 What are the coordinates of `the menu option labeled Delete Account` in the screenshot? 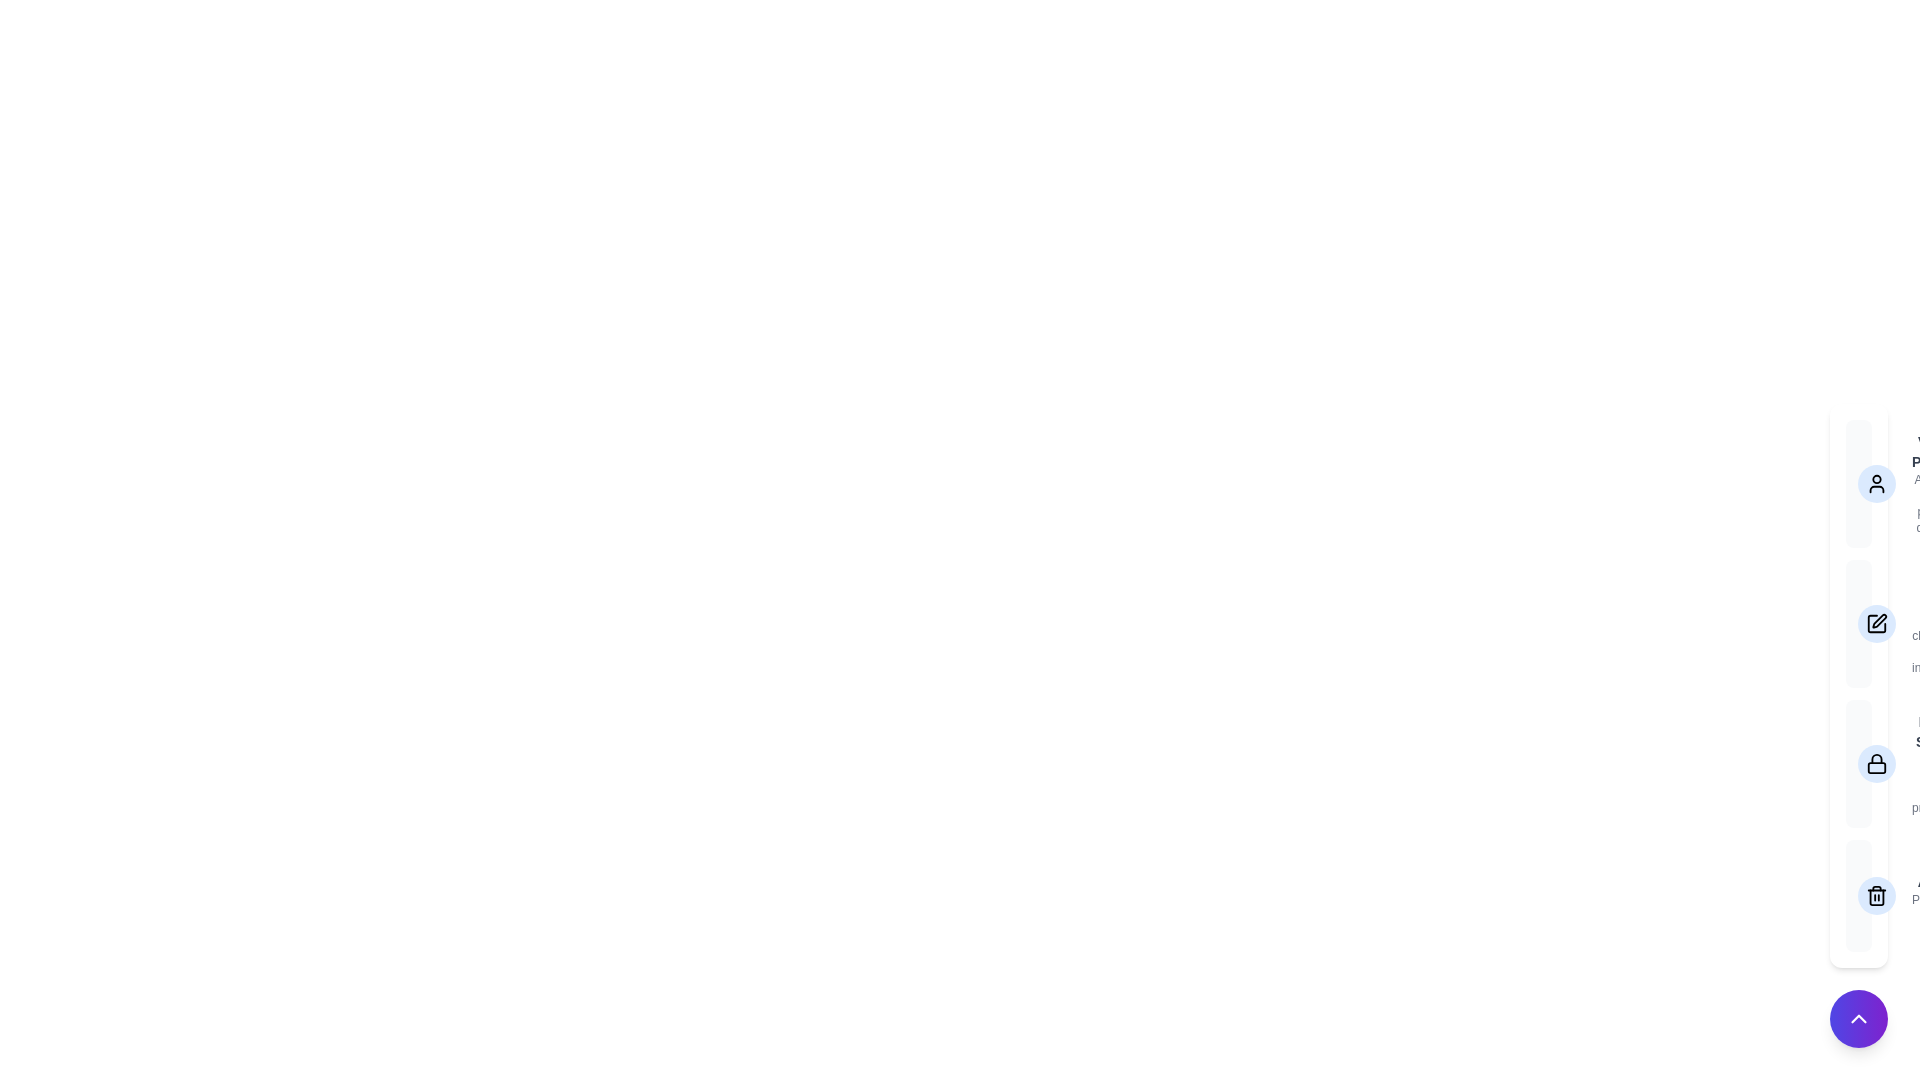 It's located at (1857, 894).